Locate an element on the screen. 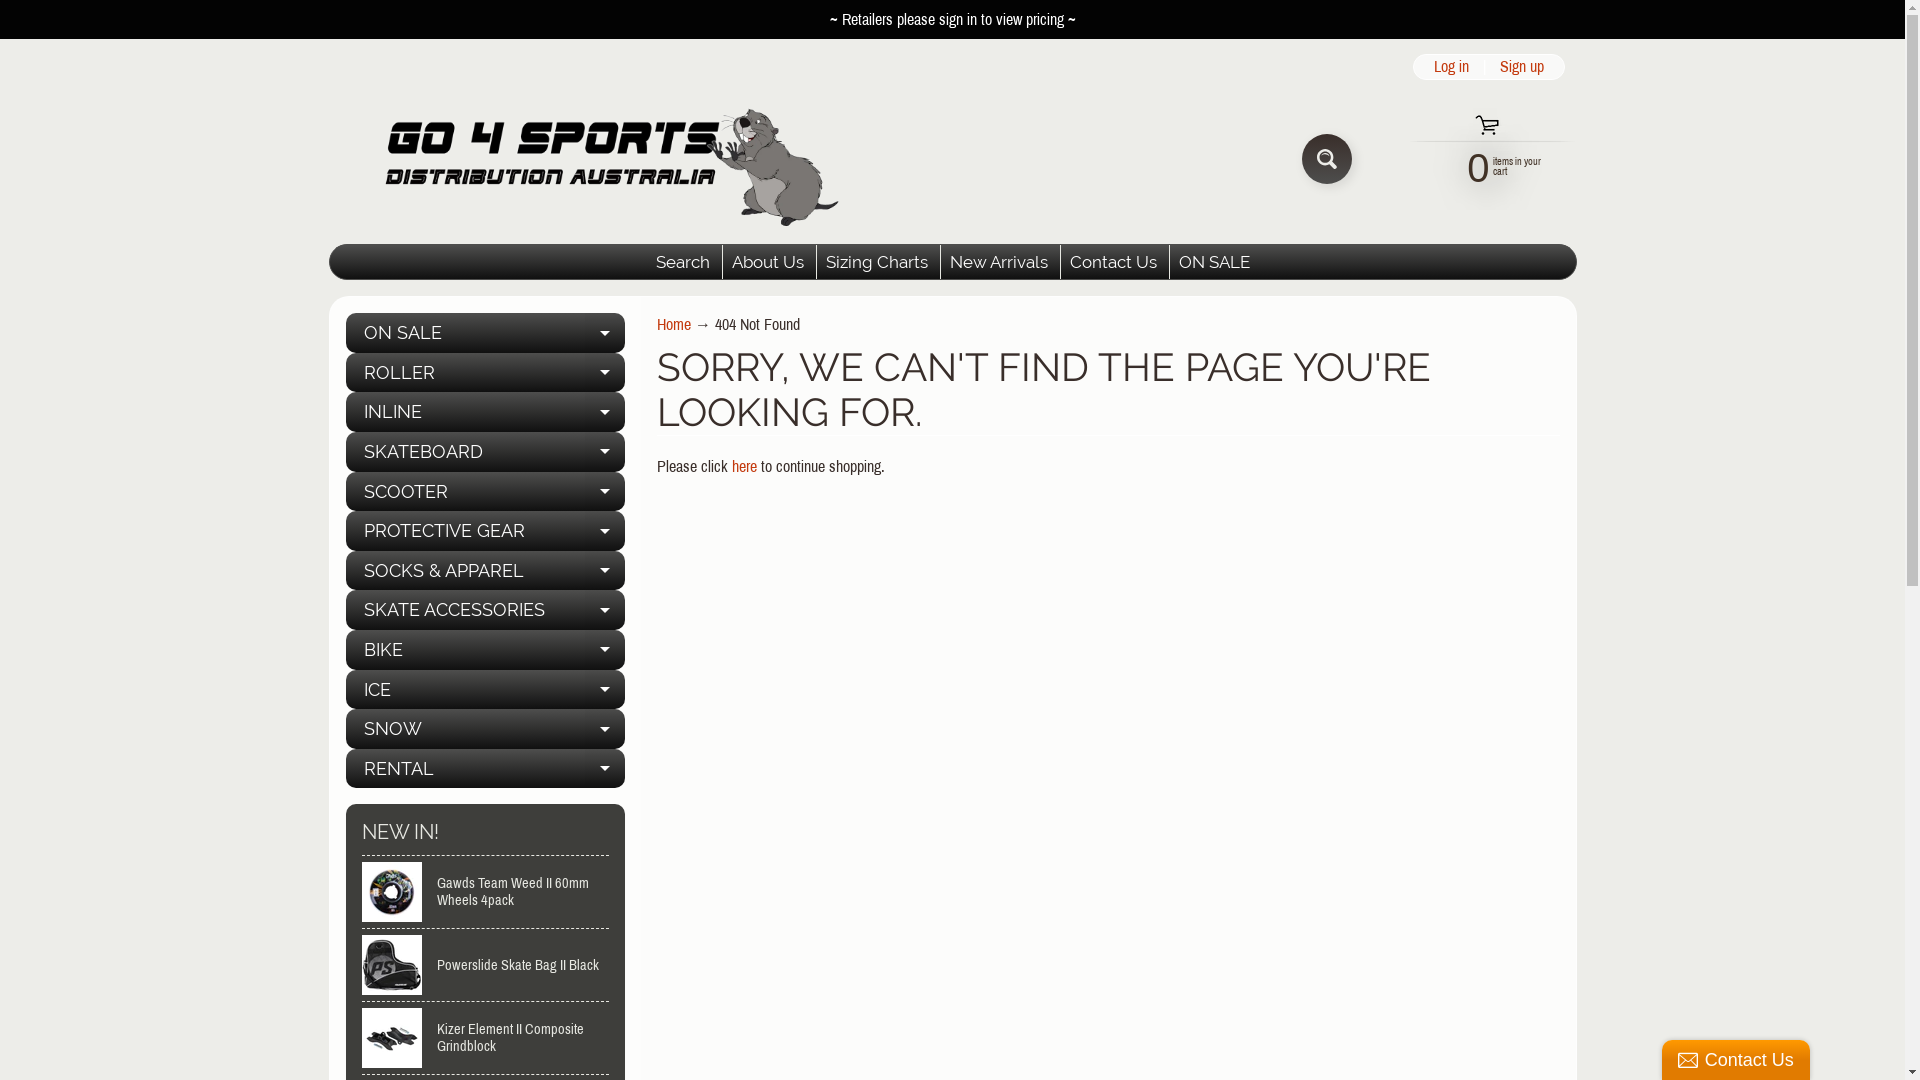  'Kizer Element II Composite Grindblock' is located at coordinates (485, 1036).